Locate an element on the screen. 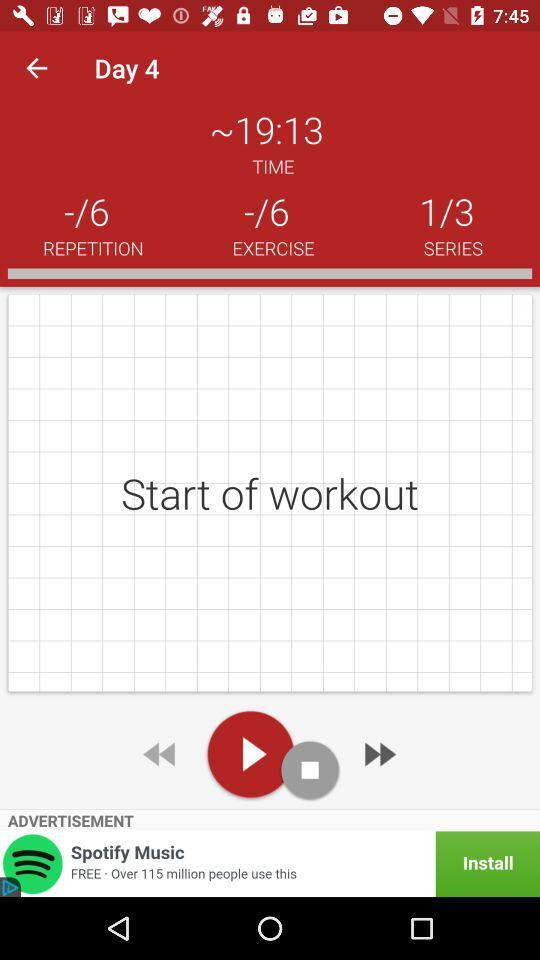  go forward is located at coordinates (378, 753).